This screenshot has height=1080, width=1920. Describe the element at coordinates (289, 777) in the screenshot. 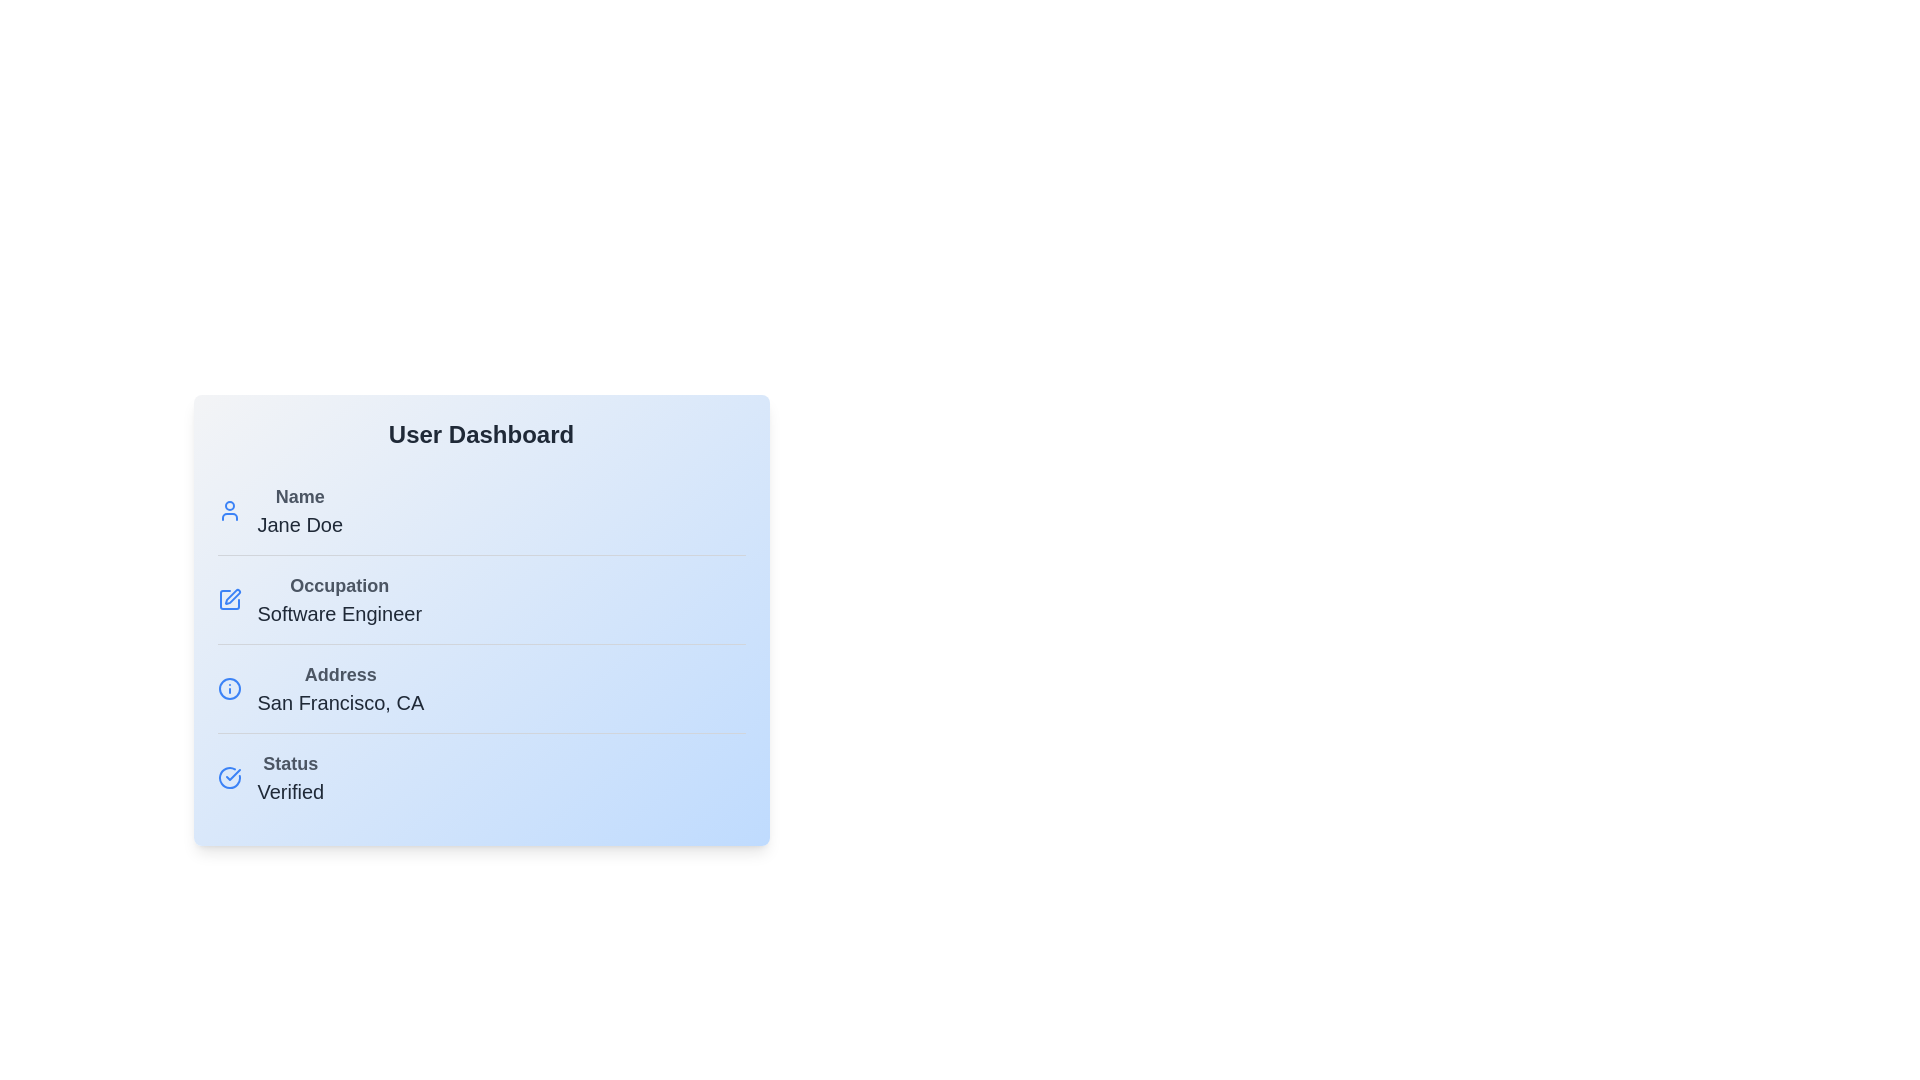

I see `the 'Verified' status text label located in the 'User Dashboard' section, positioned to the right of the checkmark icon` at that location.